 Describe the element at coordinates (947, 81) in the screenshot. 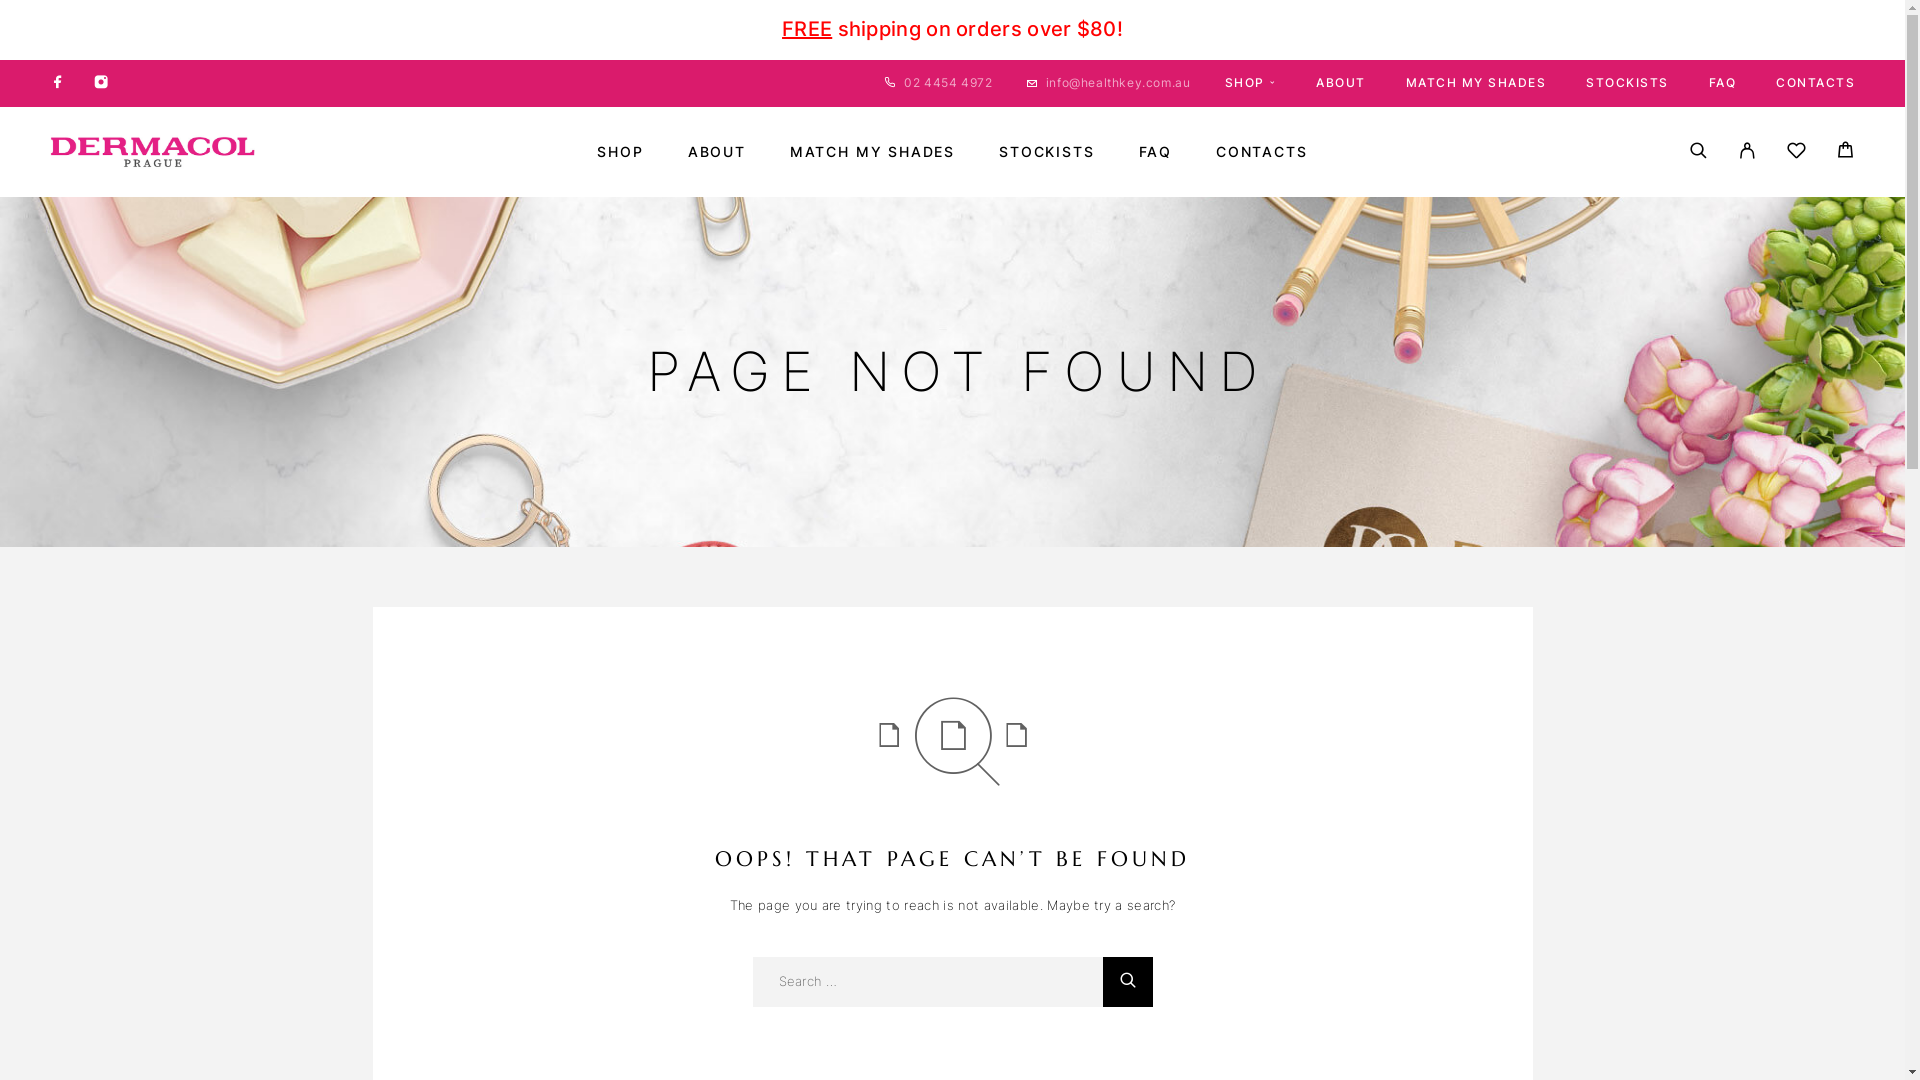

I see `'02 4454 4972'` at that location.